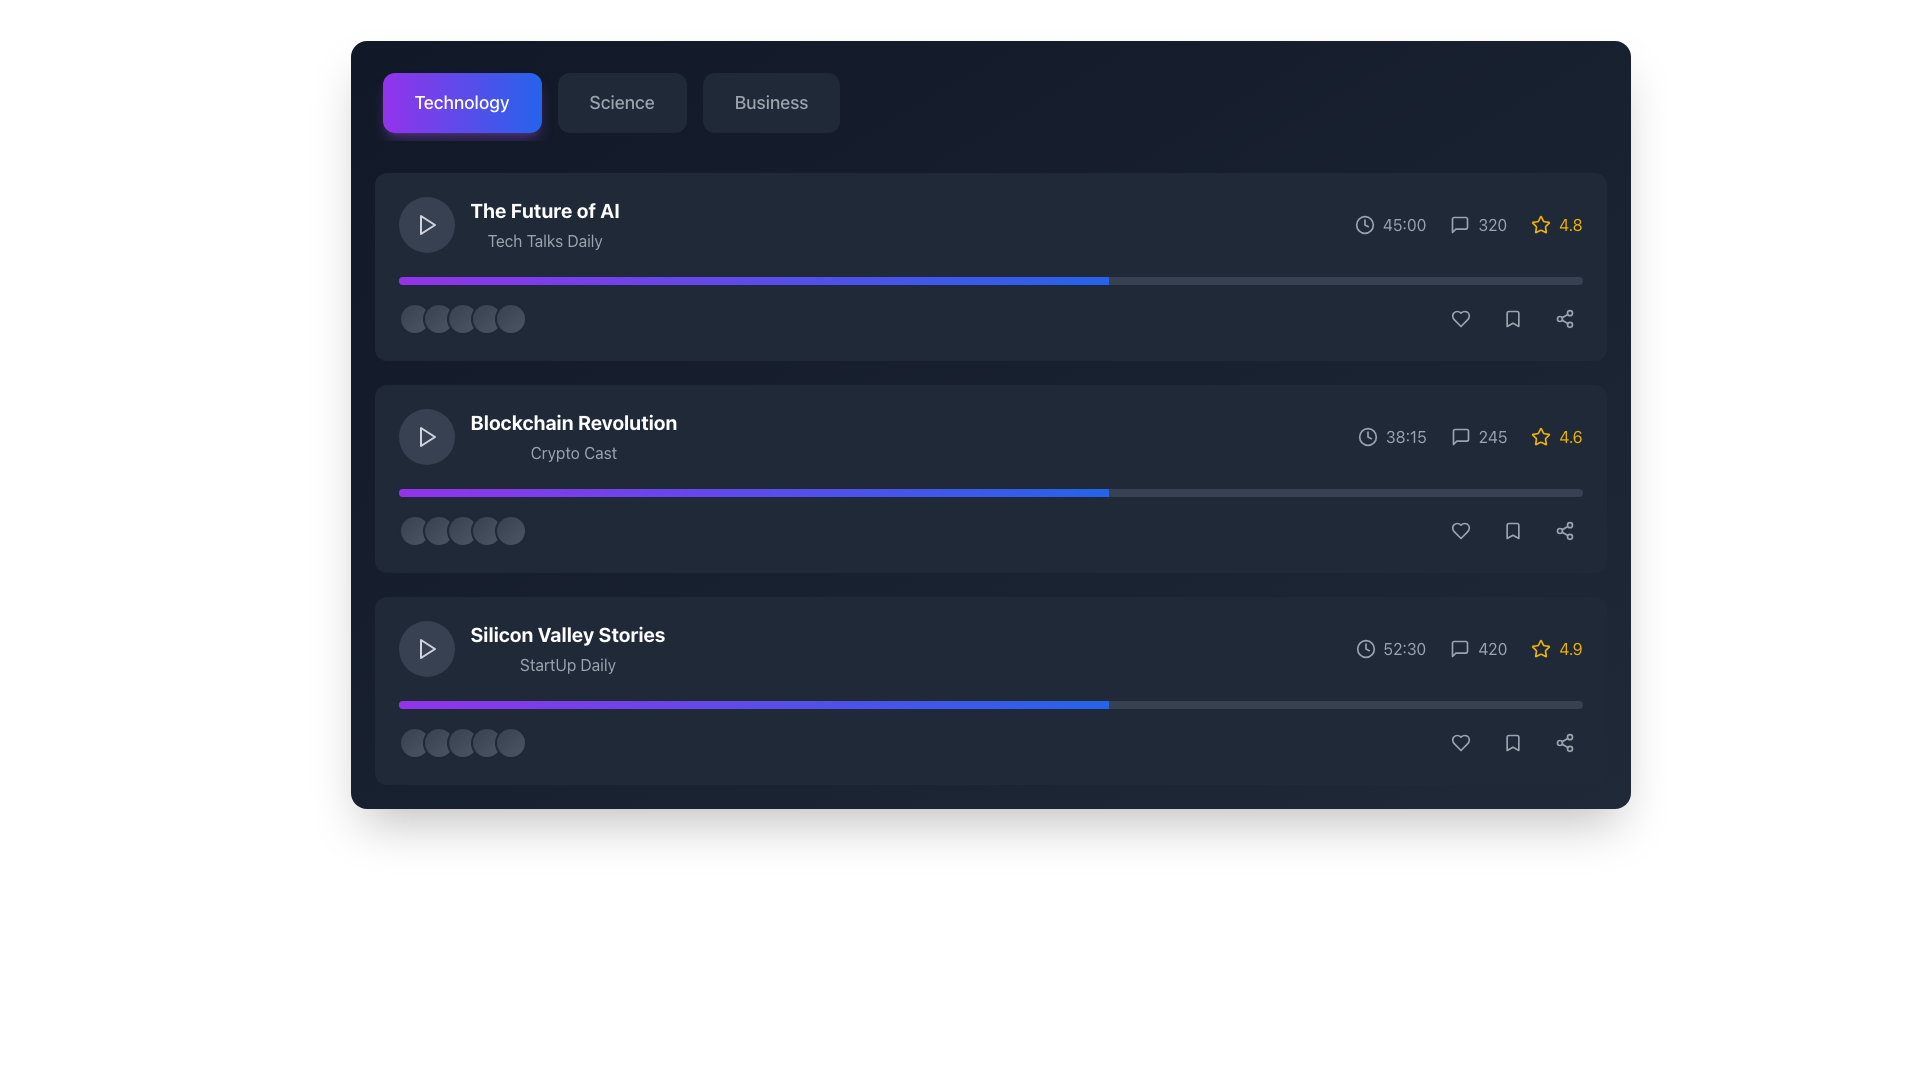 The height and width of the screenshot is (1080, 1920). What do you see at coordinates (1460, 648) in the screenshot?
I see `the small outlined speech bubble icon indicating comments or messages, located near the bottom-right corner of the third media item` at bounding box center [1460, 648].